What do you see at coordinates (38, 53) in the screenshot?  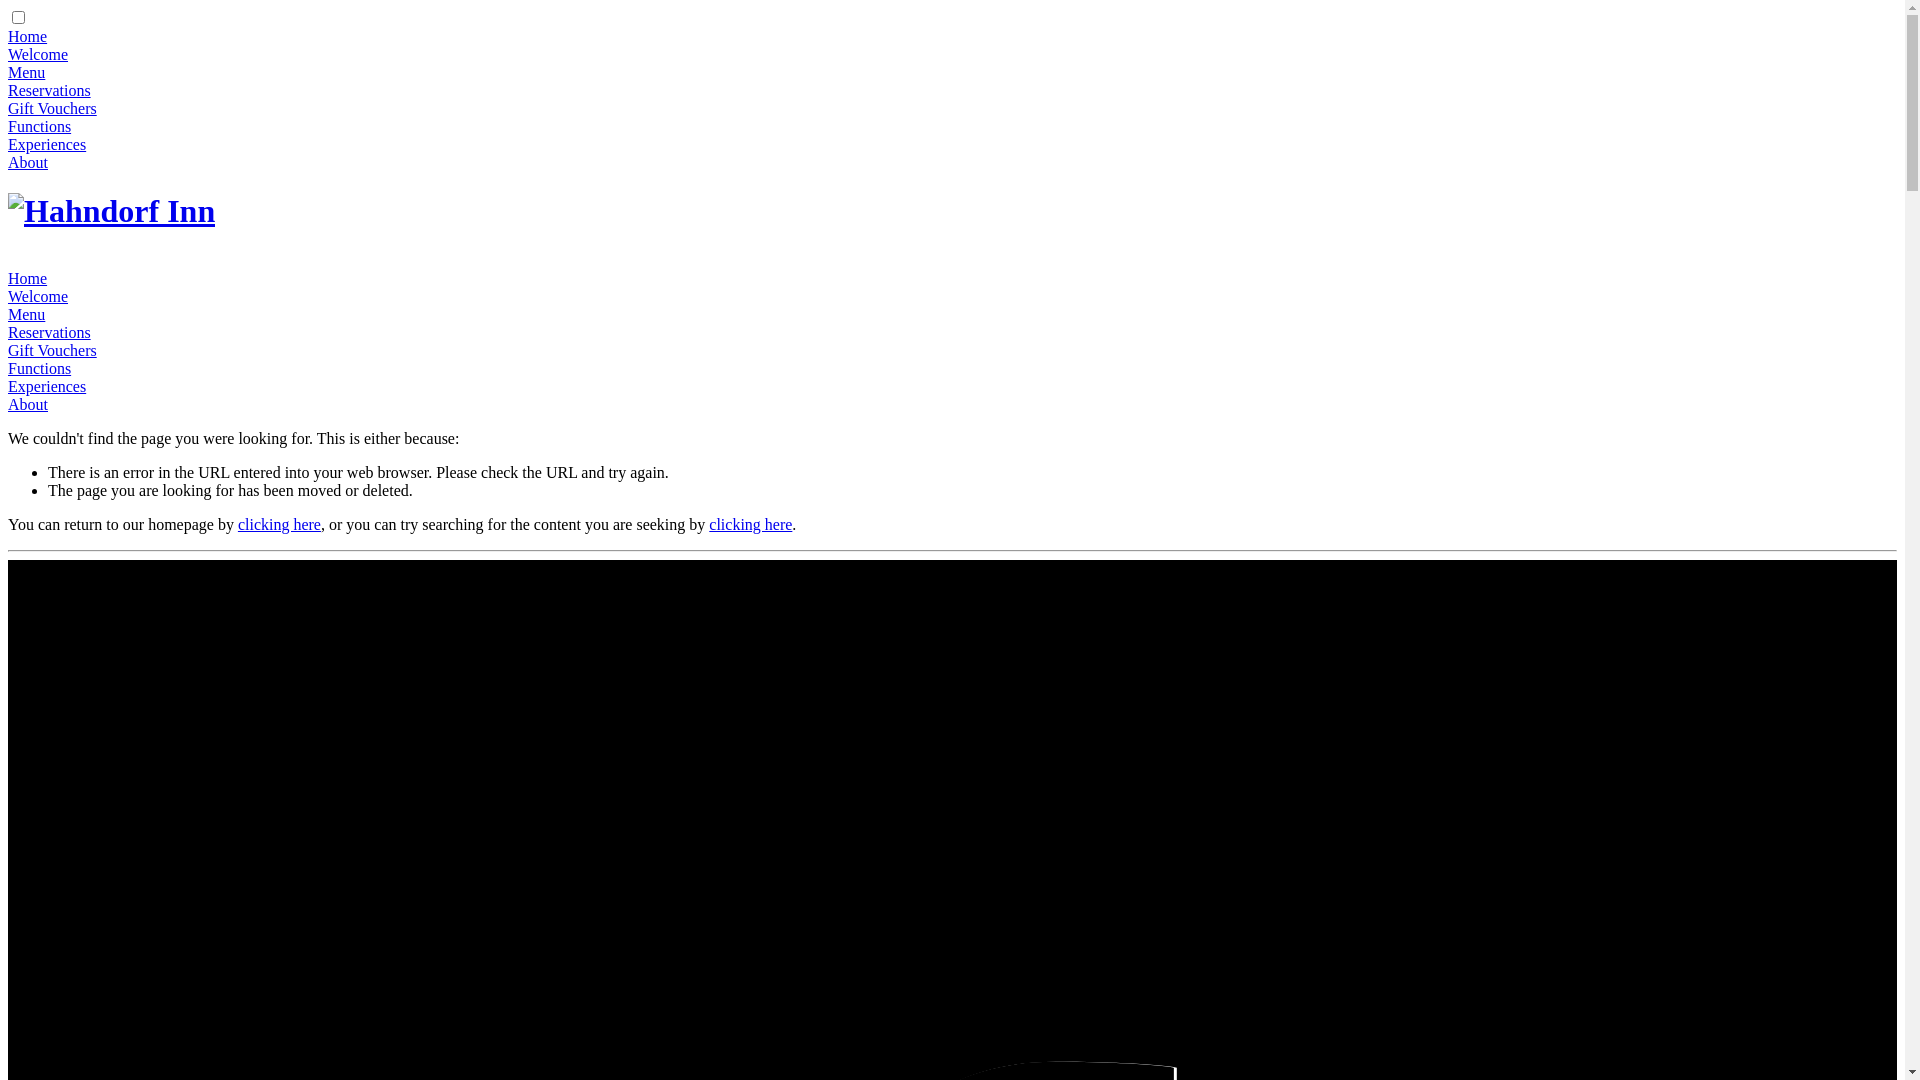 I see `'Welcome'` at bounding box center [38, 53].